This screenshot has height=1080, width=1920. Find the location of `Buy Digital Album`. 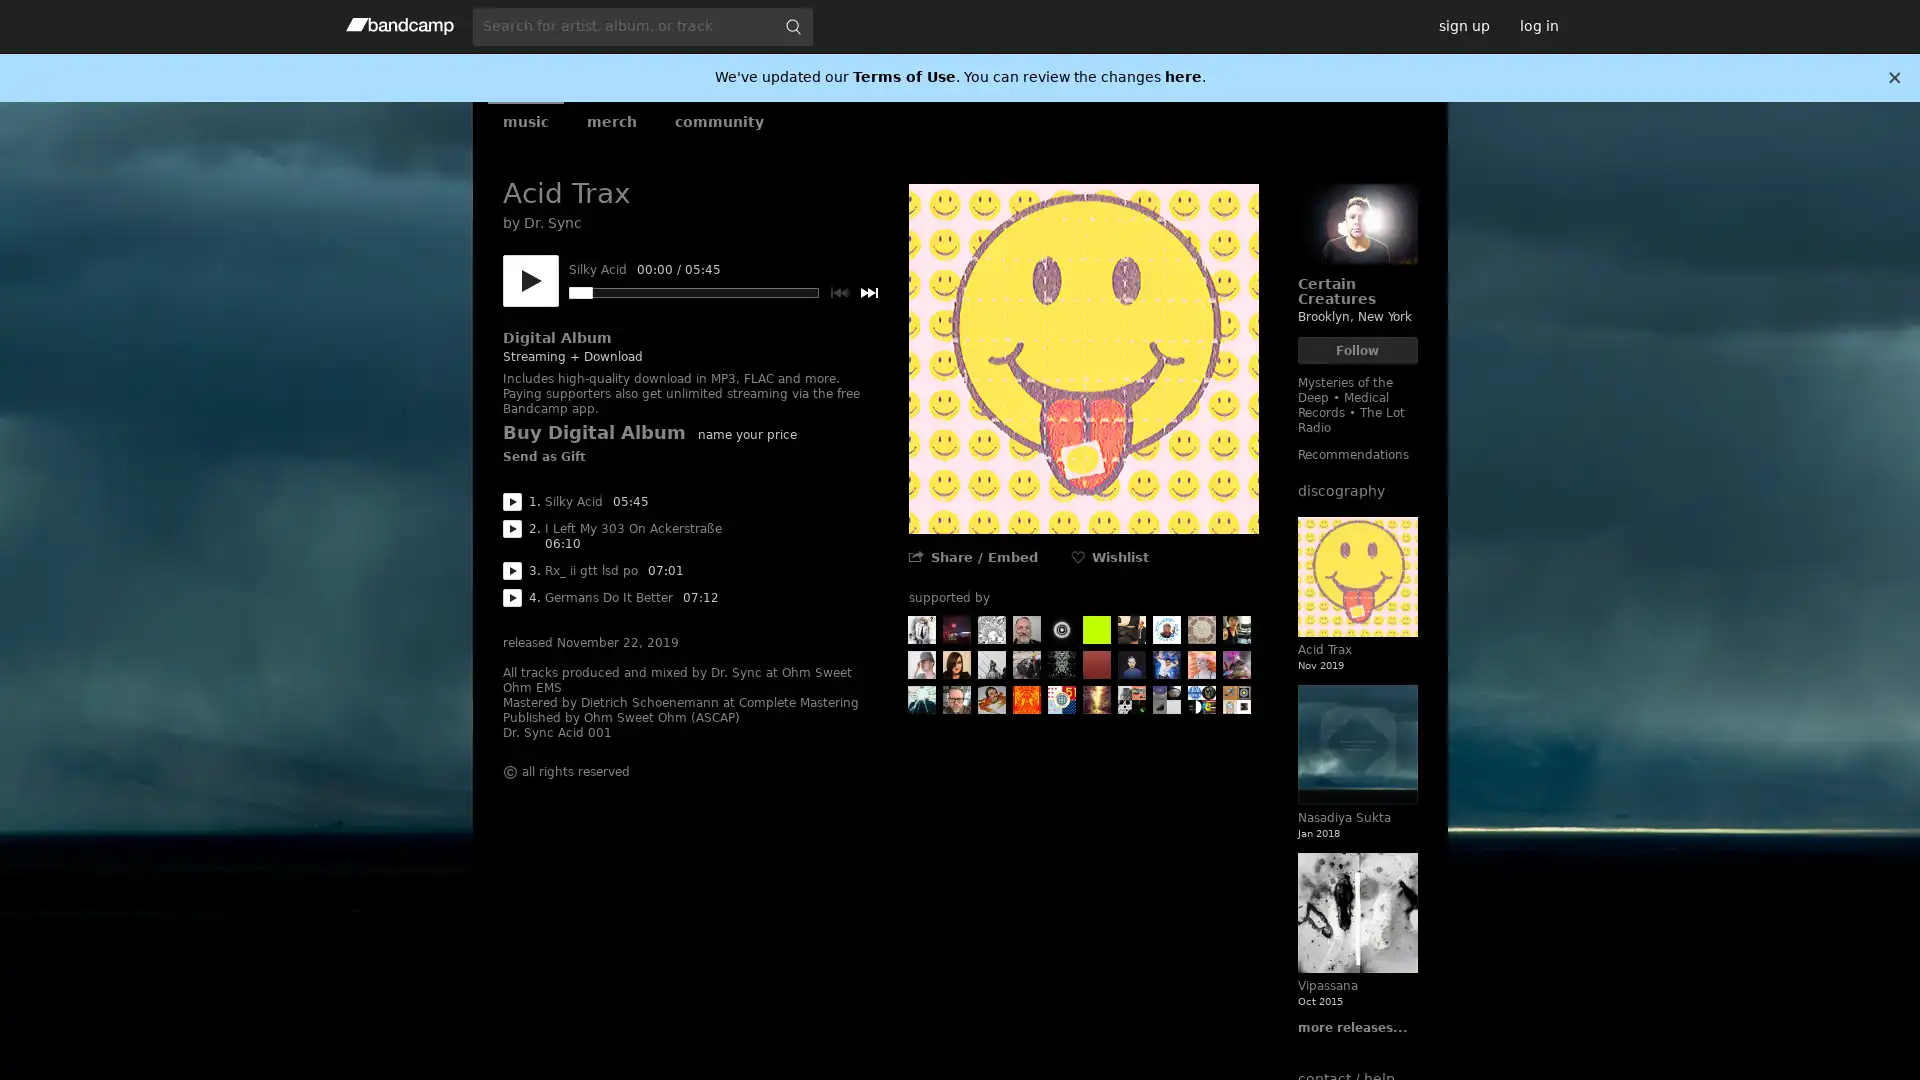

Buy Digital Album is located at coordinates (592, 431).